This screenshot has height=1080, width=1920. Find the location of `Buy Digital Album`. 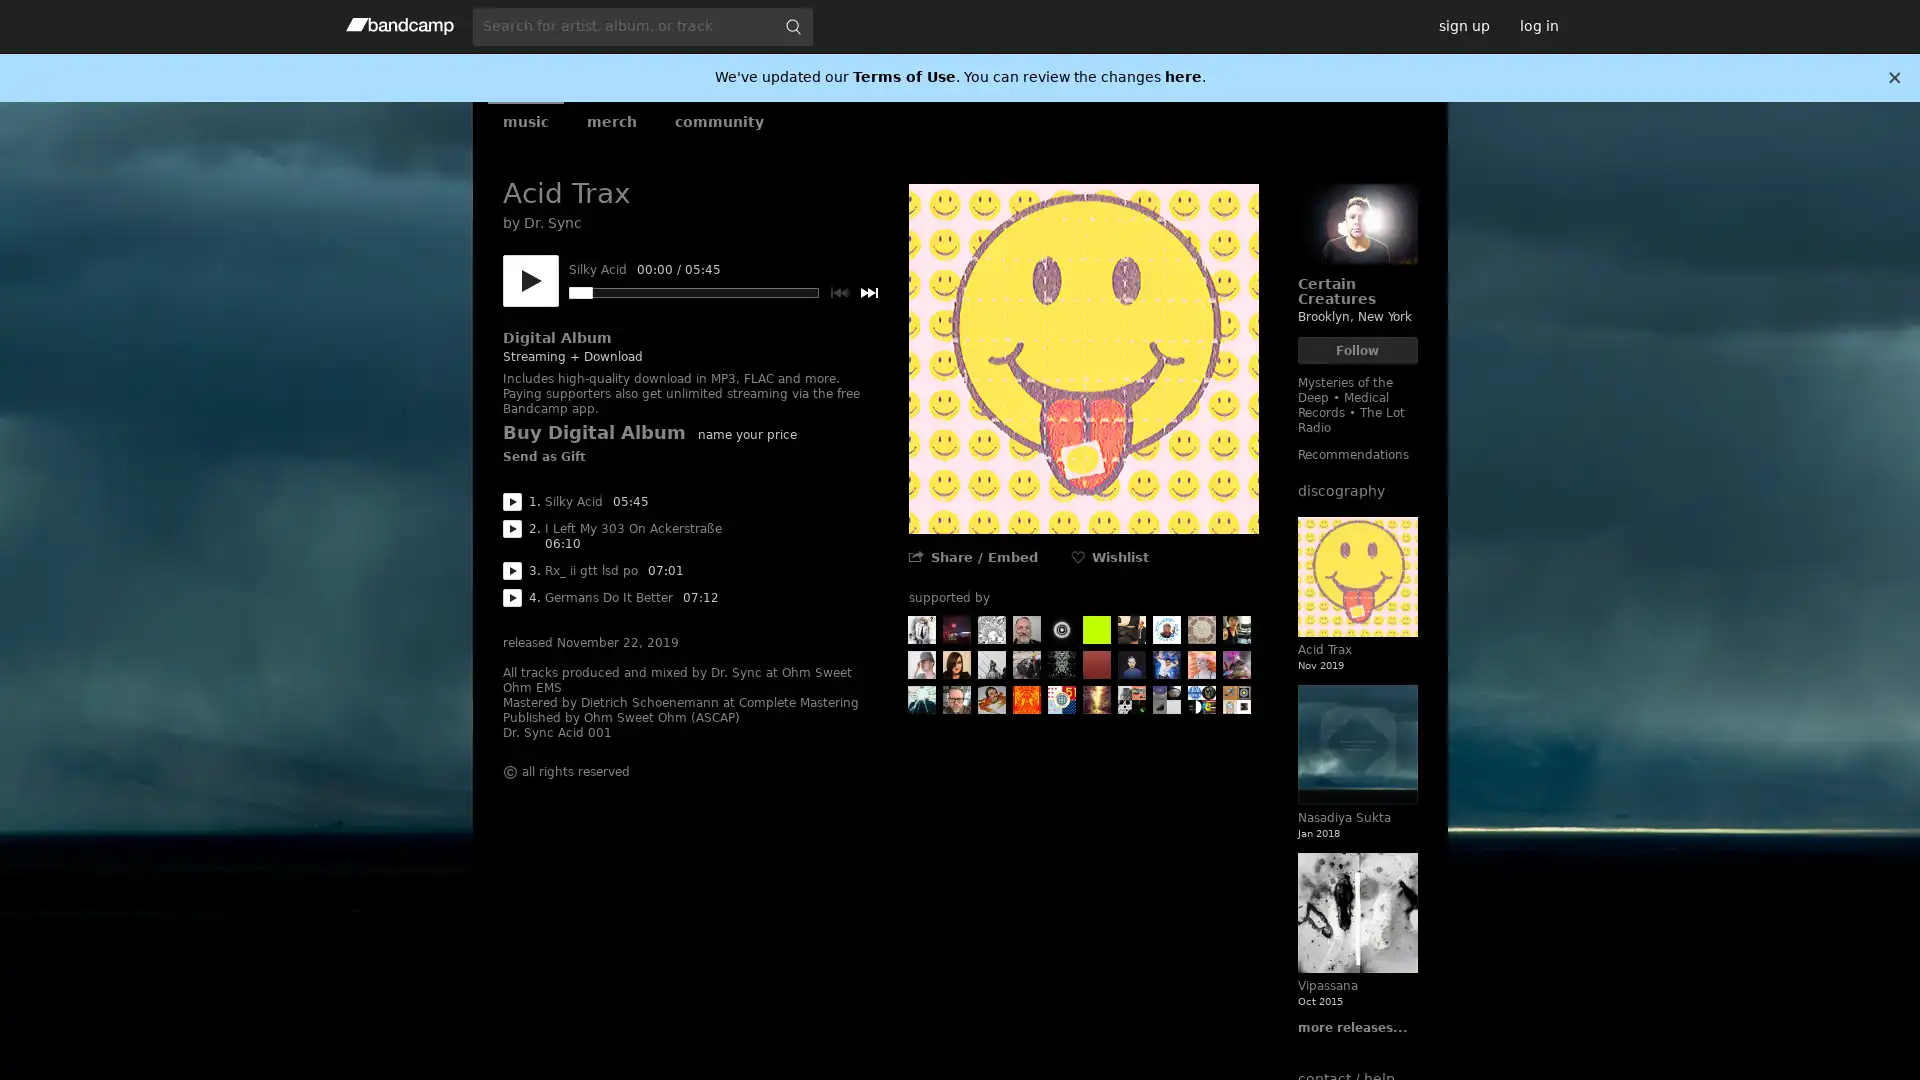

Buy Digital Album is located at coordinates (592, 431).